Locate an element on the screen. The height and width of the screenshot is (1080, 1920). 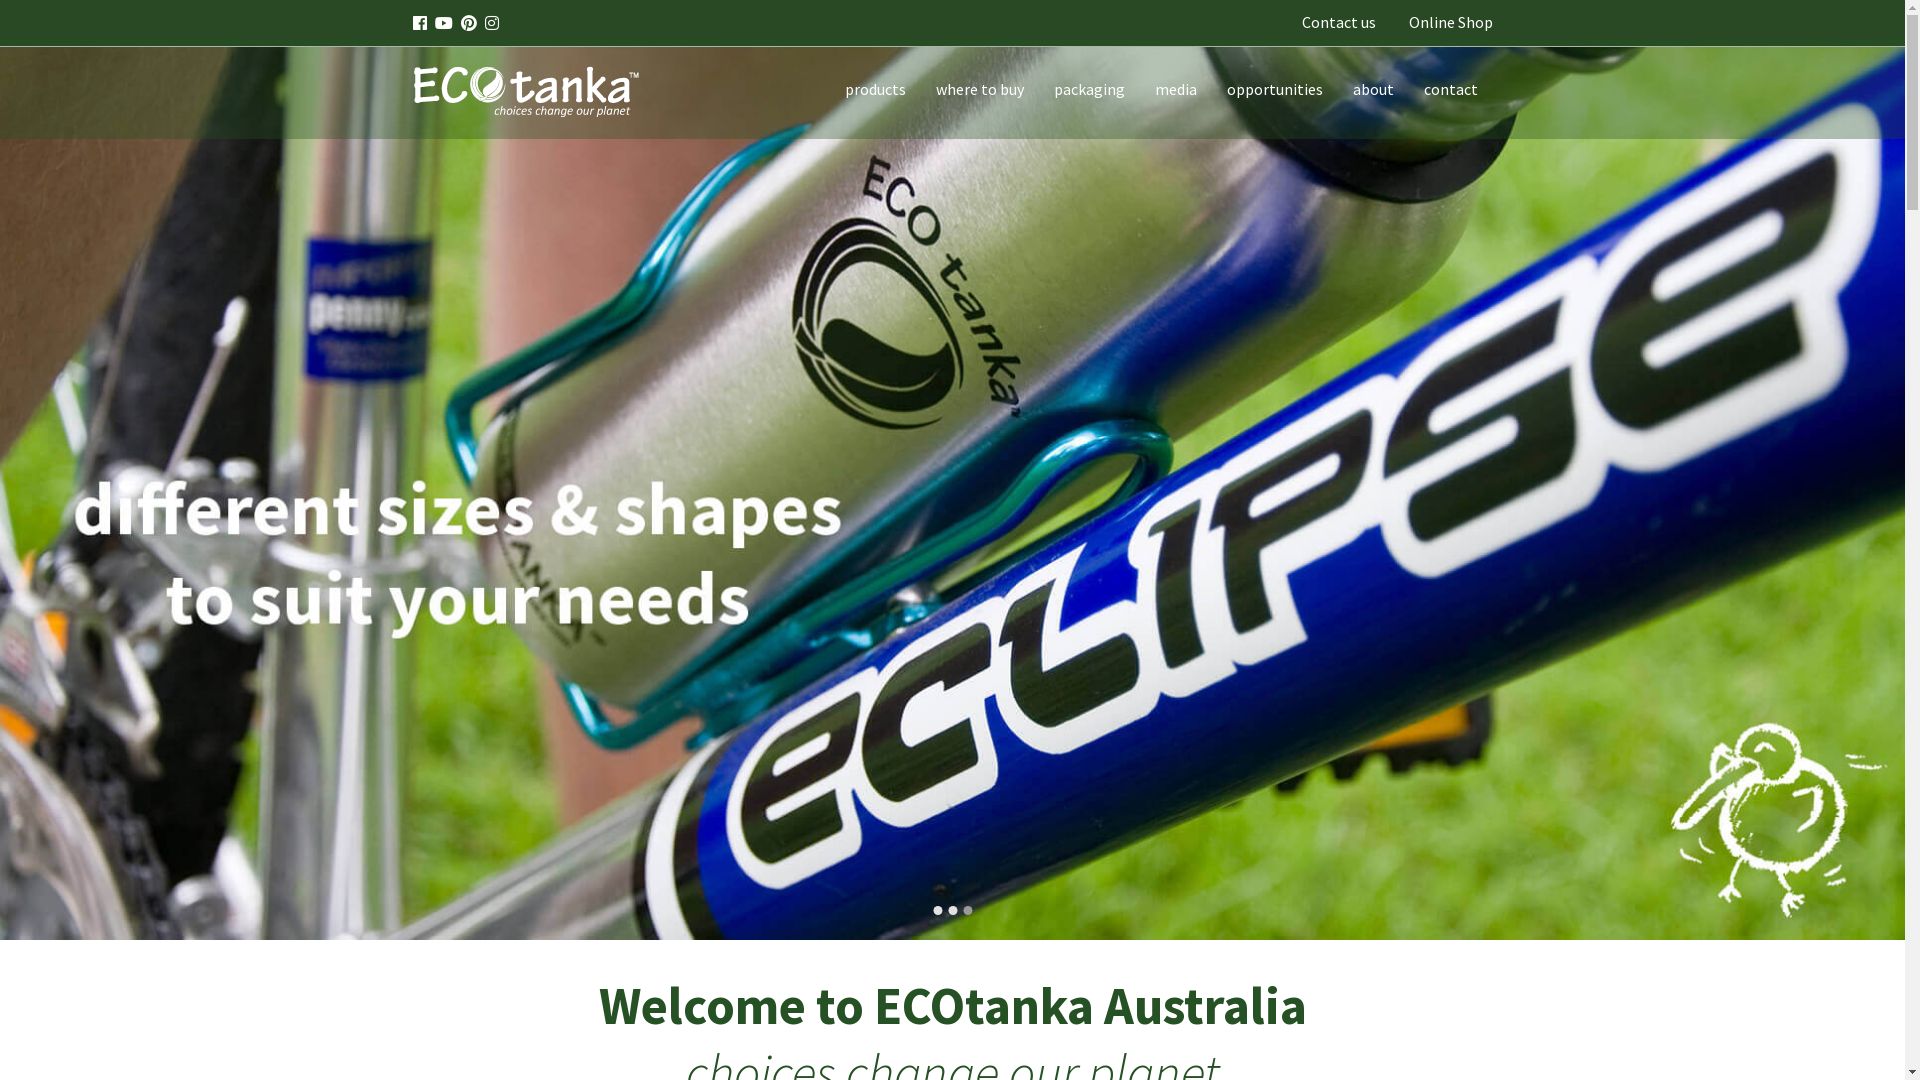
'where to buy' is located at coordinates (979, 87).